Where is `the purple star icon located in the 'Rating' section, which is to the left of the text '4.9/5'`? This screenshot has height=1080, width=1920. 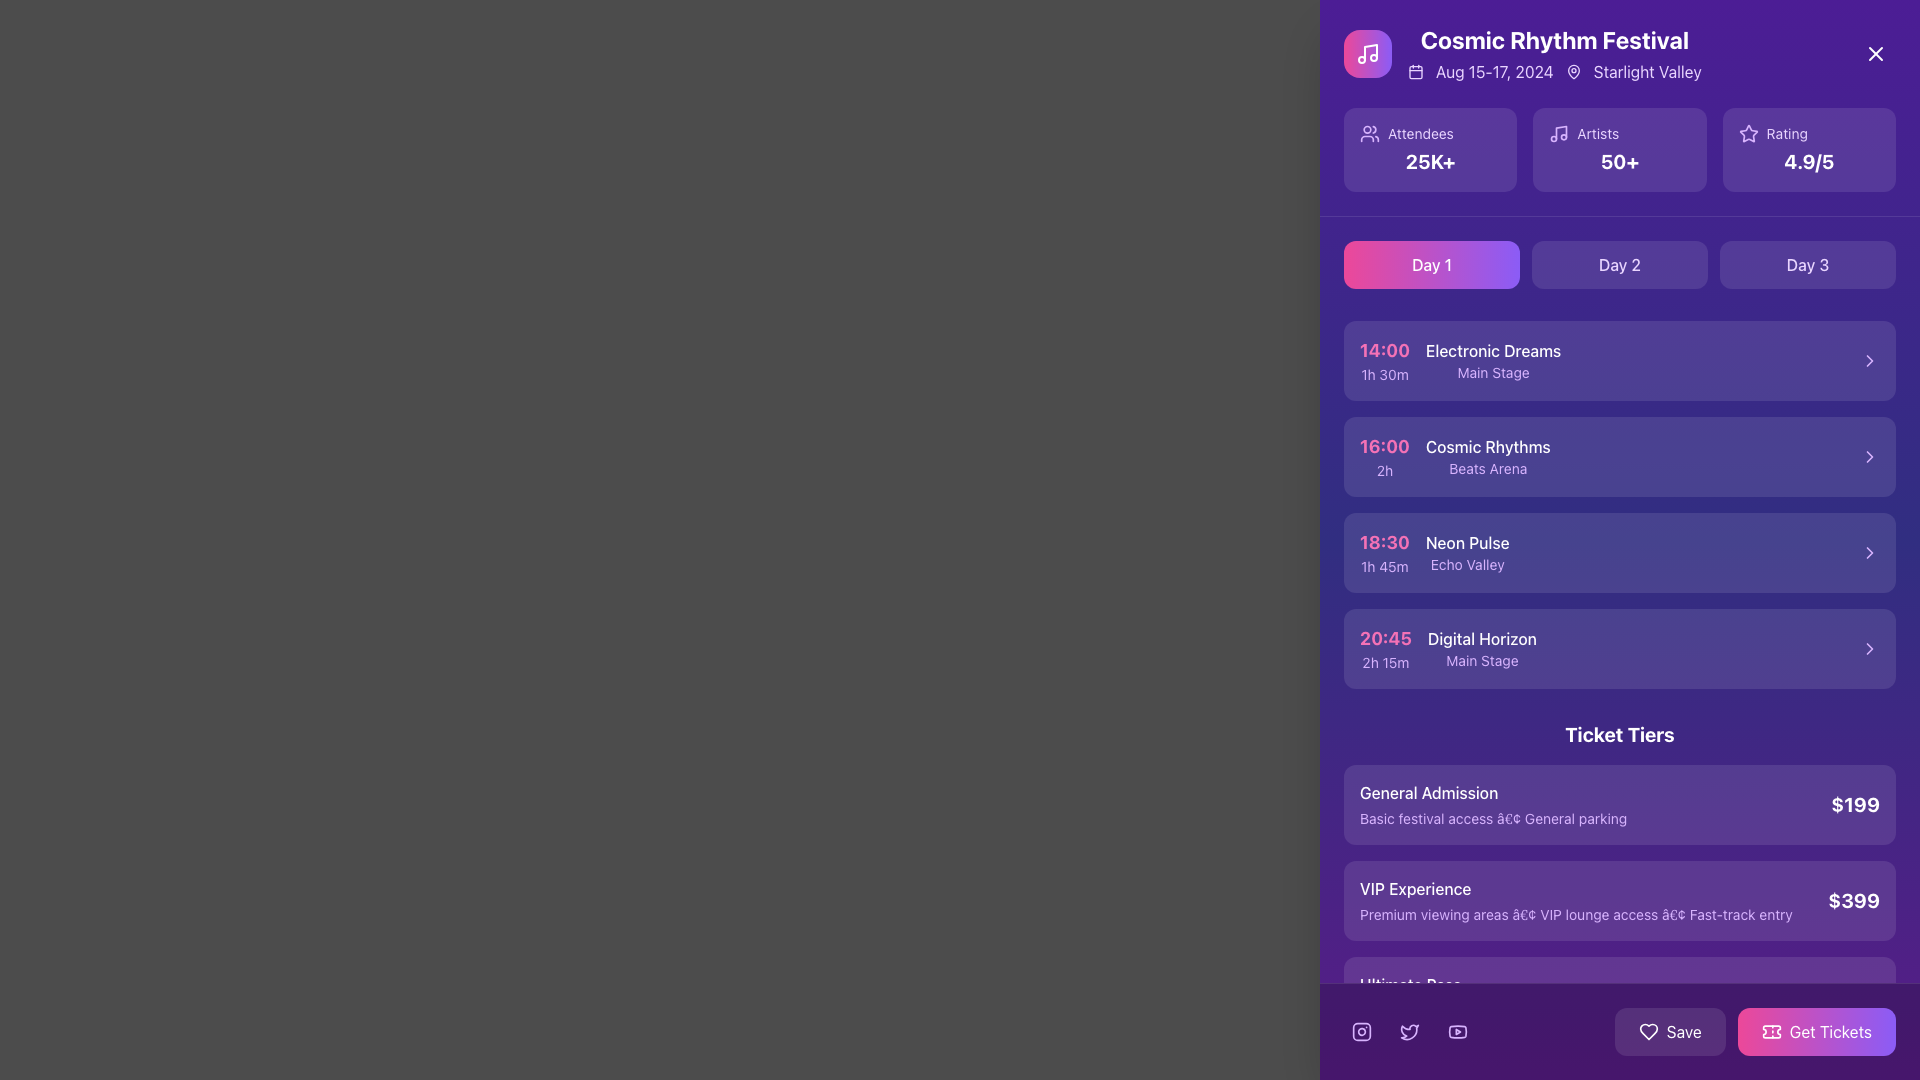
the purple star icon located in the 'Rating' section, which is to the left of the text '4.9/5' is located at coordinates (1747, 134).